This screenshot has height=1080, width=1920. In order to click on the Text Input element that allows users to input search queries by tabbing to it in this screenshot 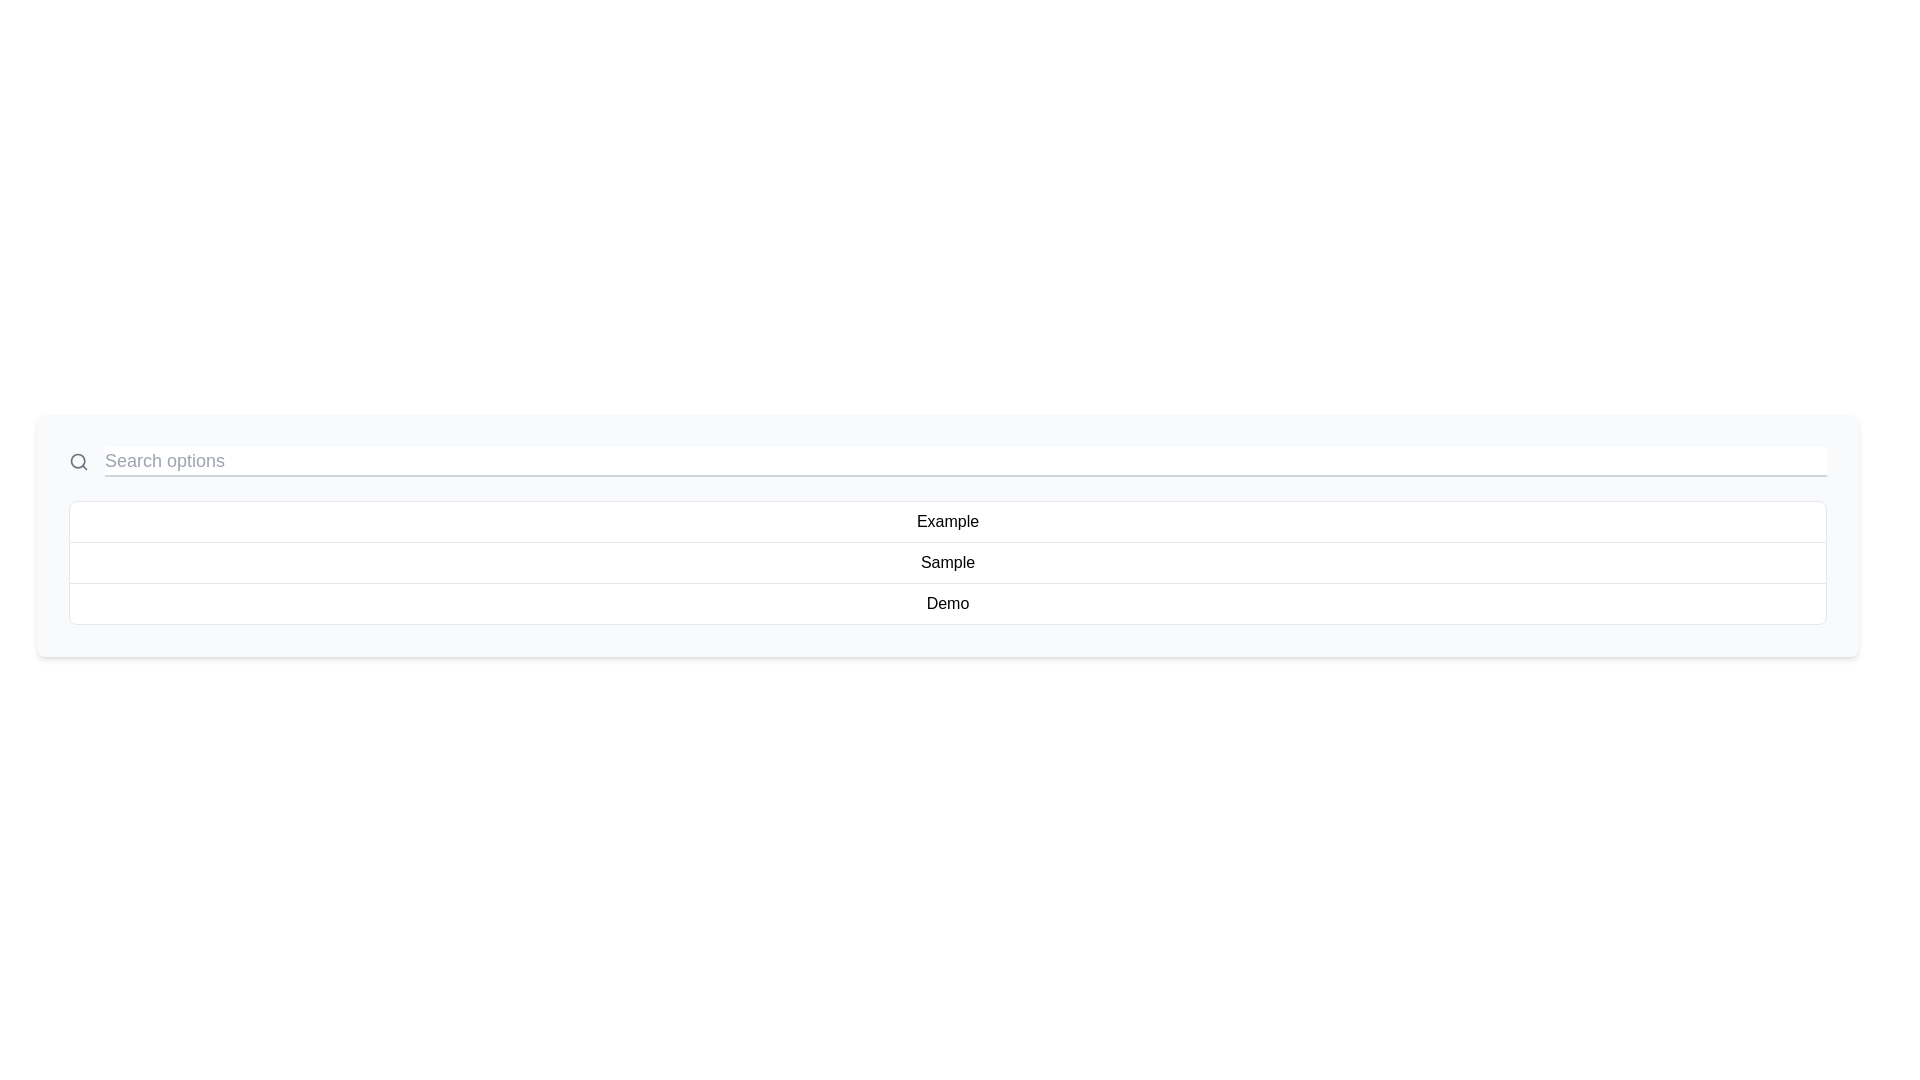, I will do `click(965, 462)`.